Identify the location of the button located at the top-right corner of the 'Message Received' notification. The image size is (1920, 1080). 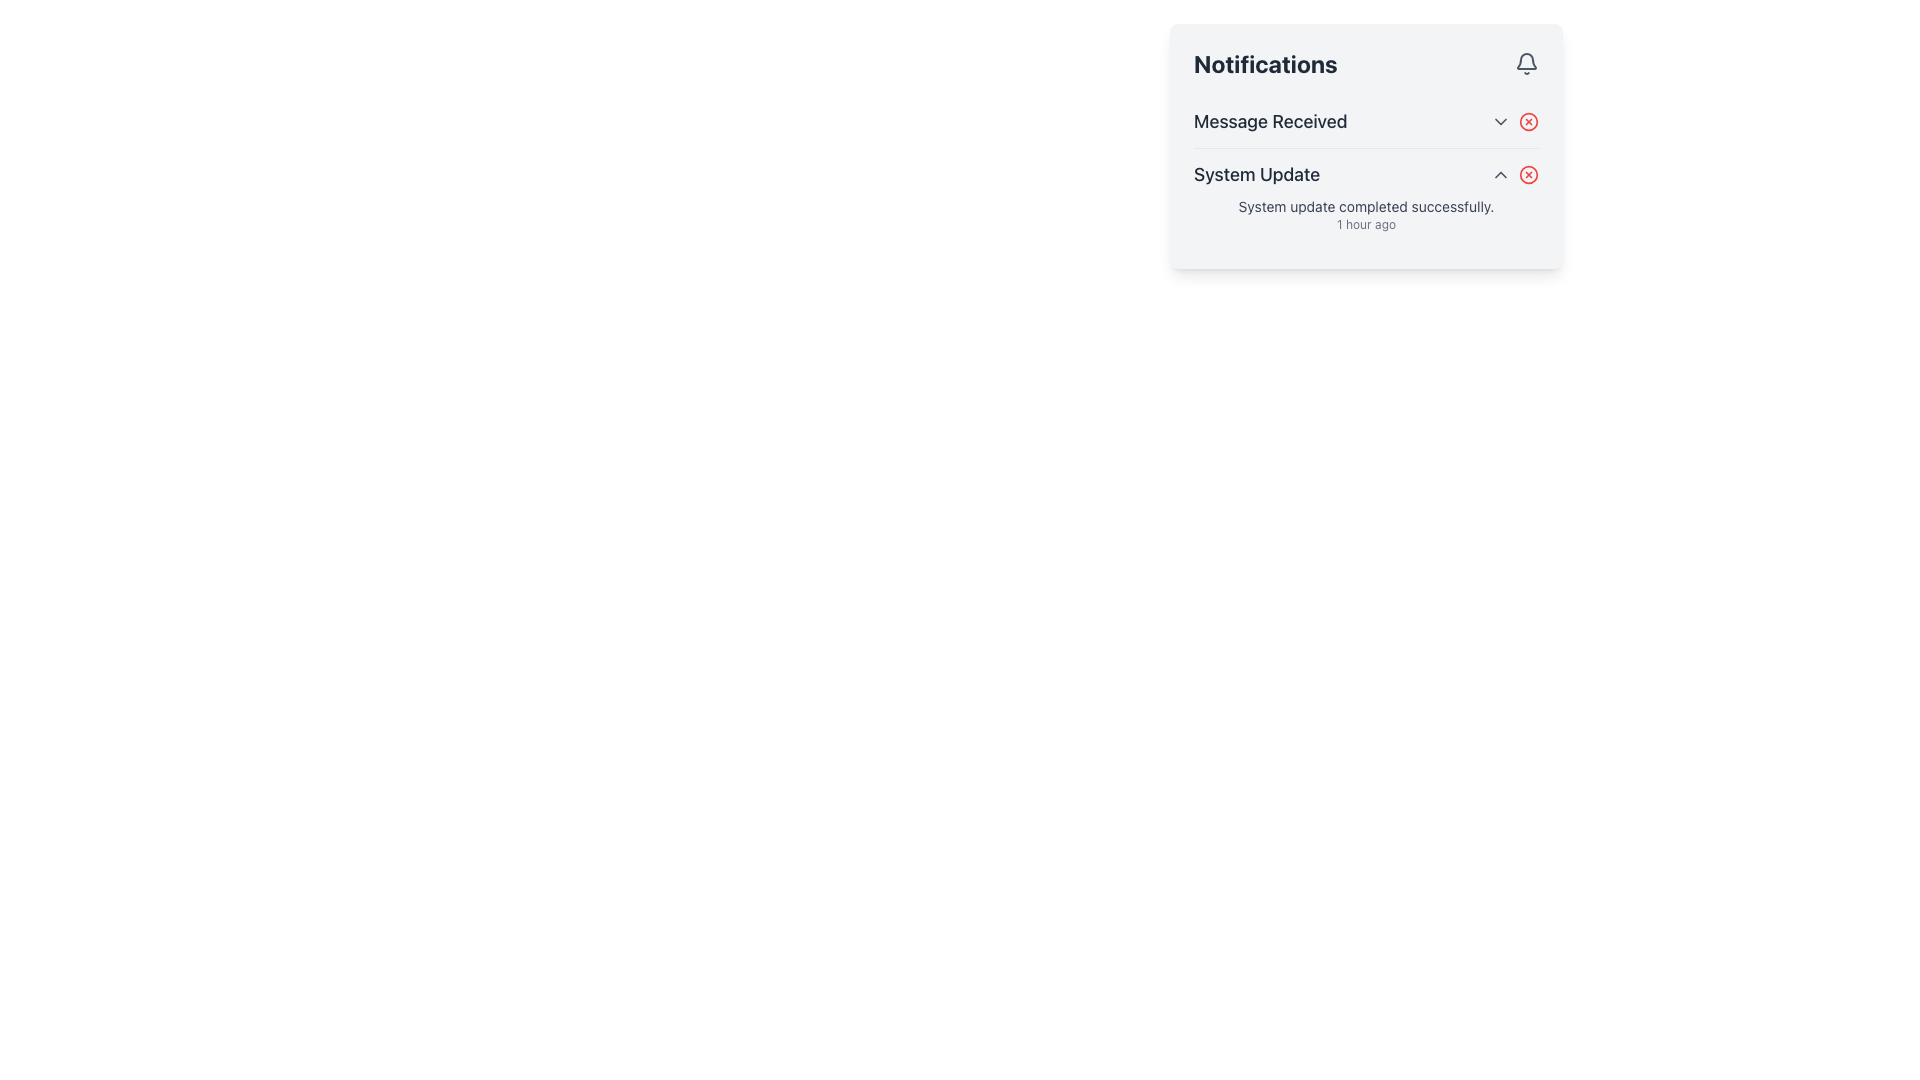
(1501, 122).